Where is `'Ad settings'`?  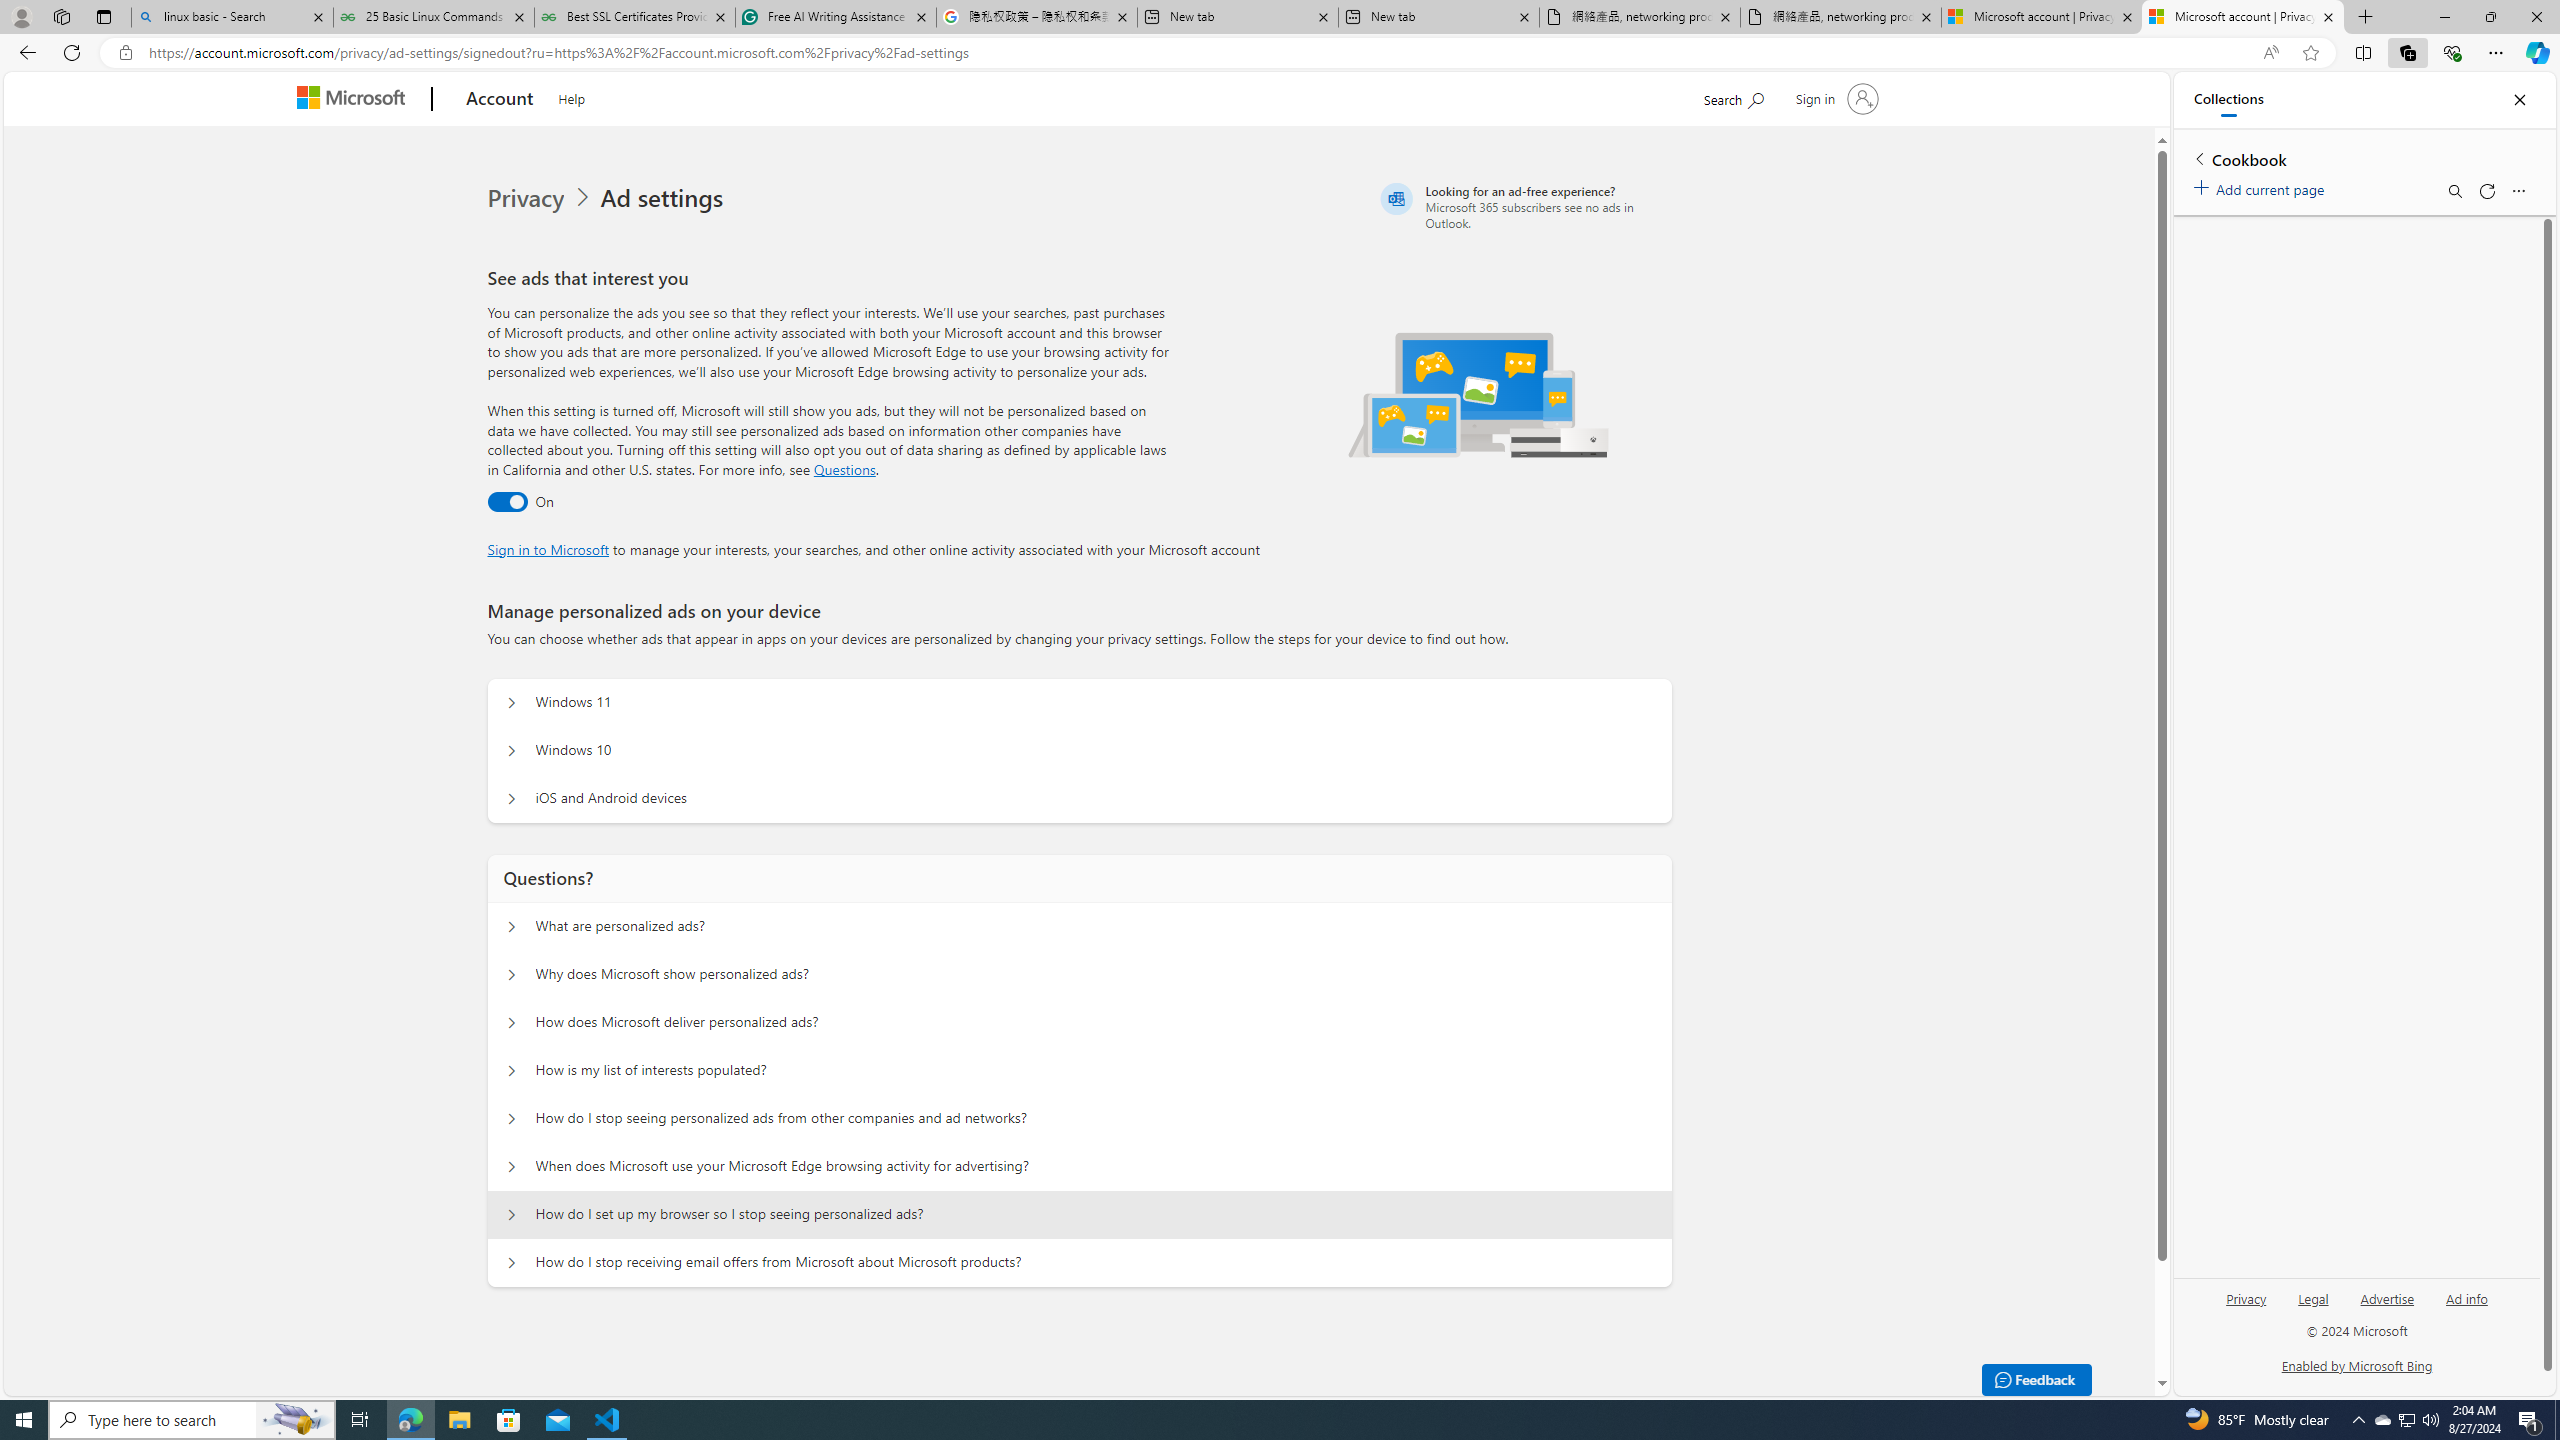 'Ad settings' is located at coordinates (665, 198).